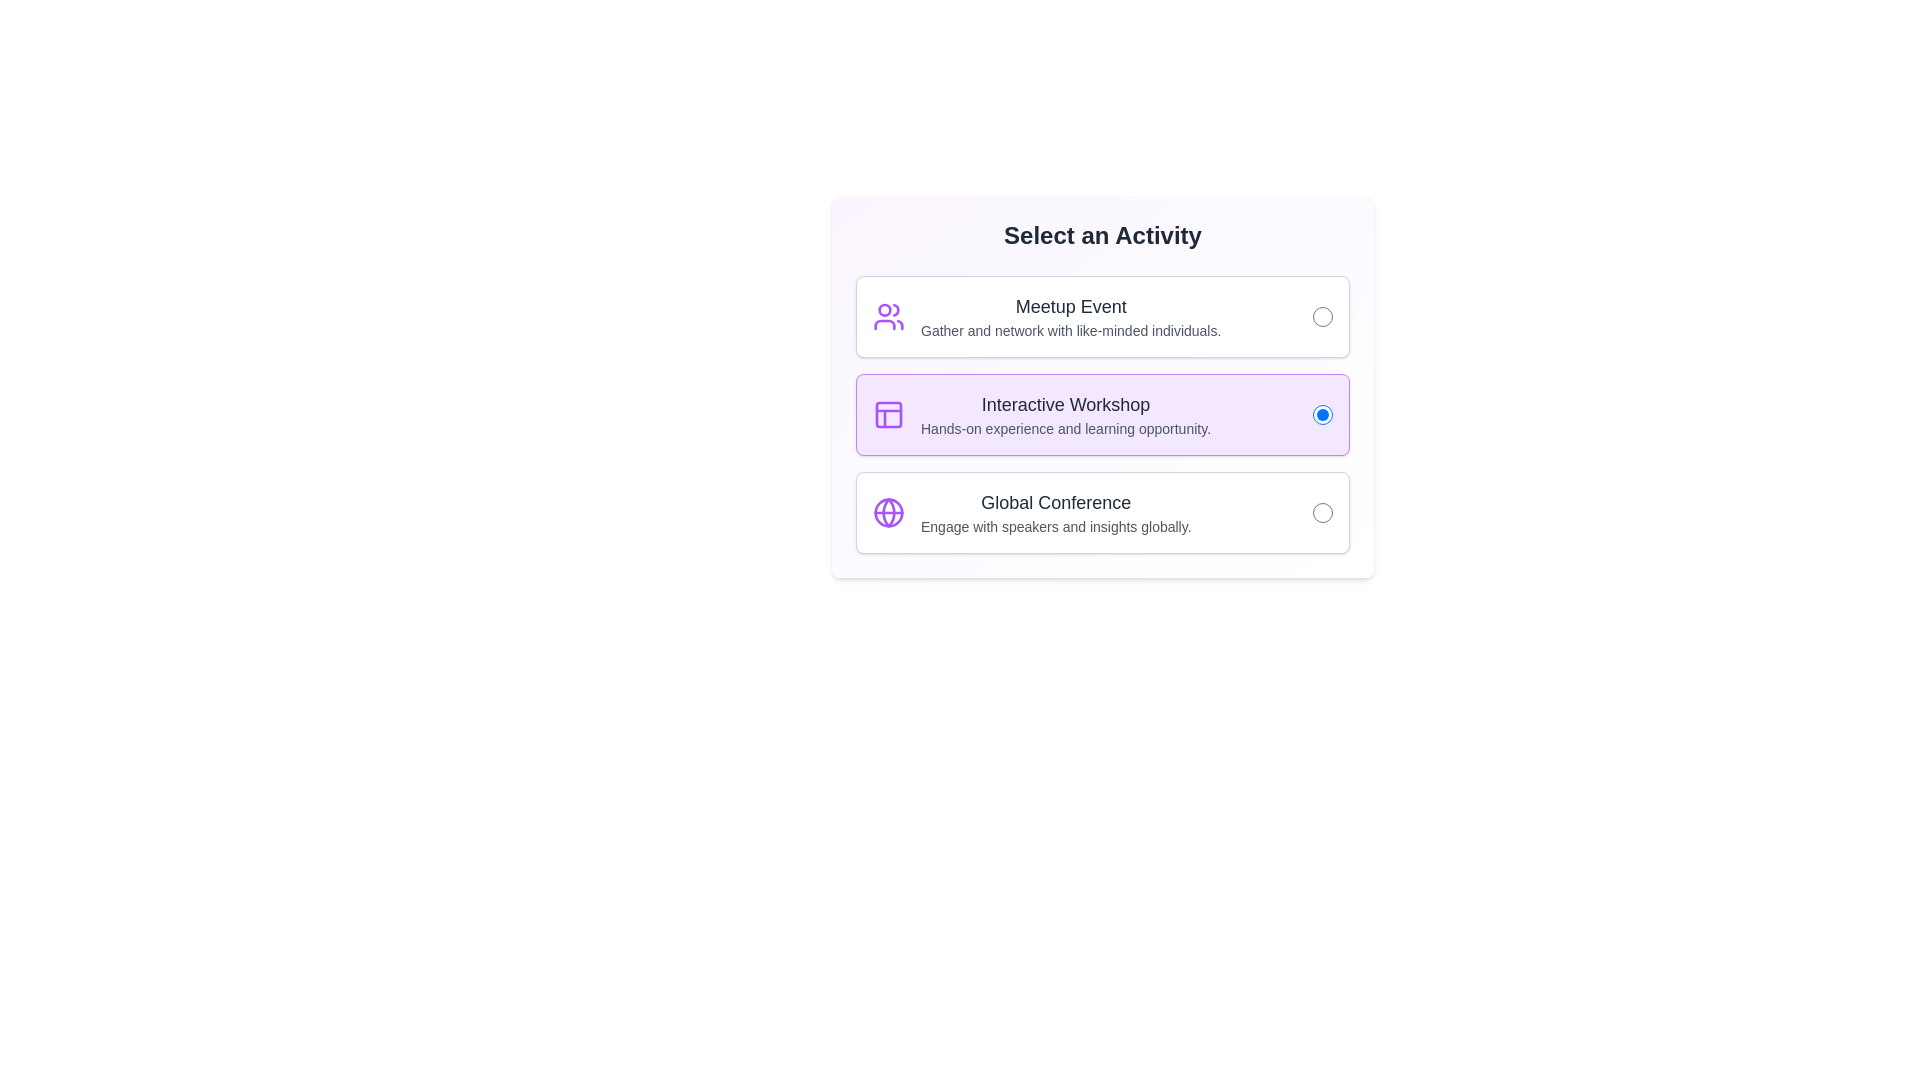  I want to click on the title label for the selectable option located in the center of the second box, which is positioned above the text 'Hands-on experience and learning opportunity.', so click(1064, 405).